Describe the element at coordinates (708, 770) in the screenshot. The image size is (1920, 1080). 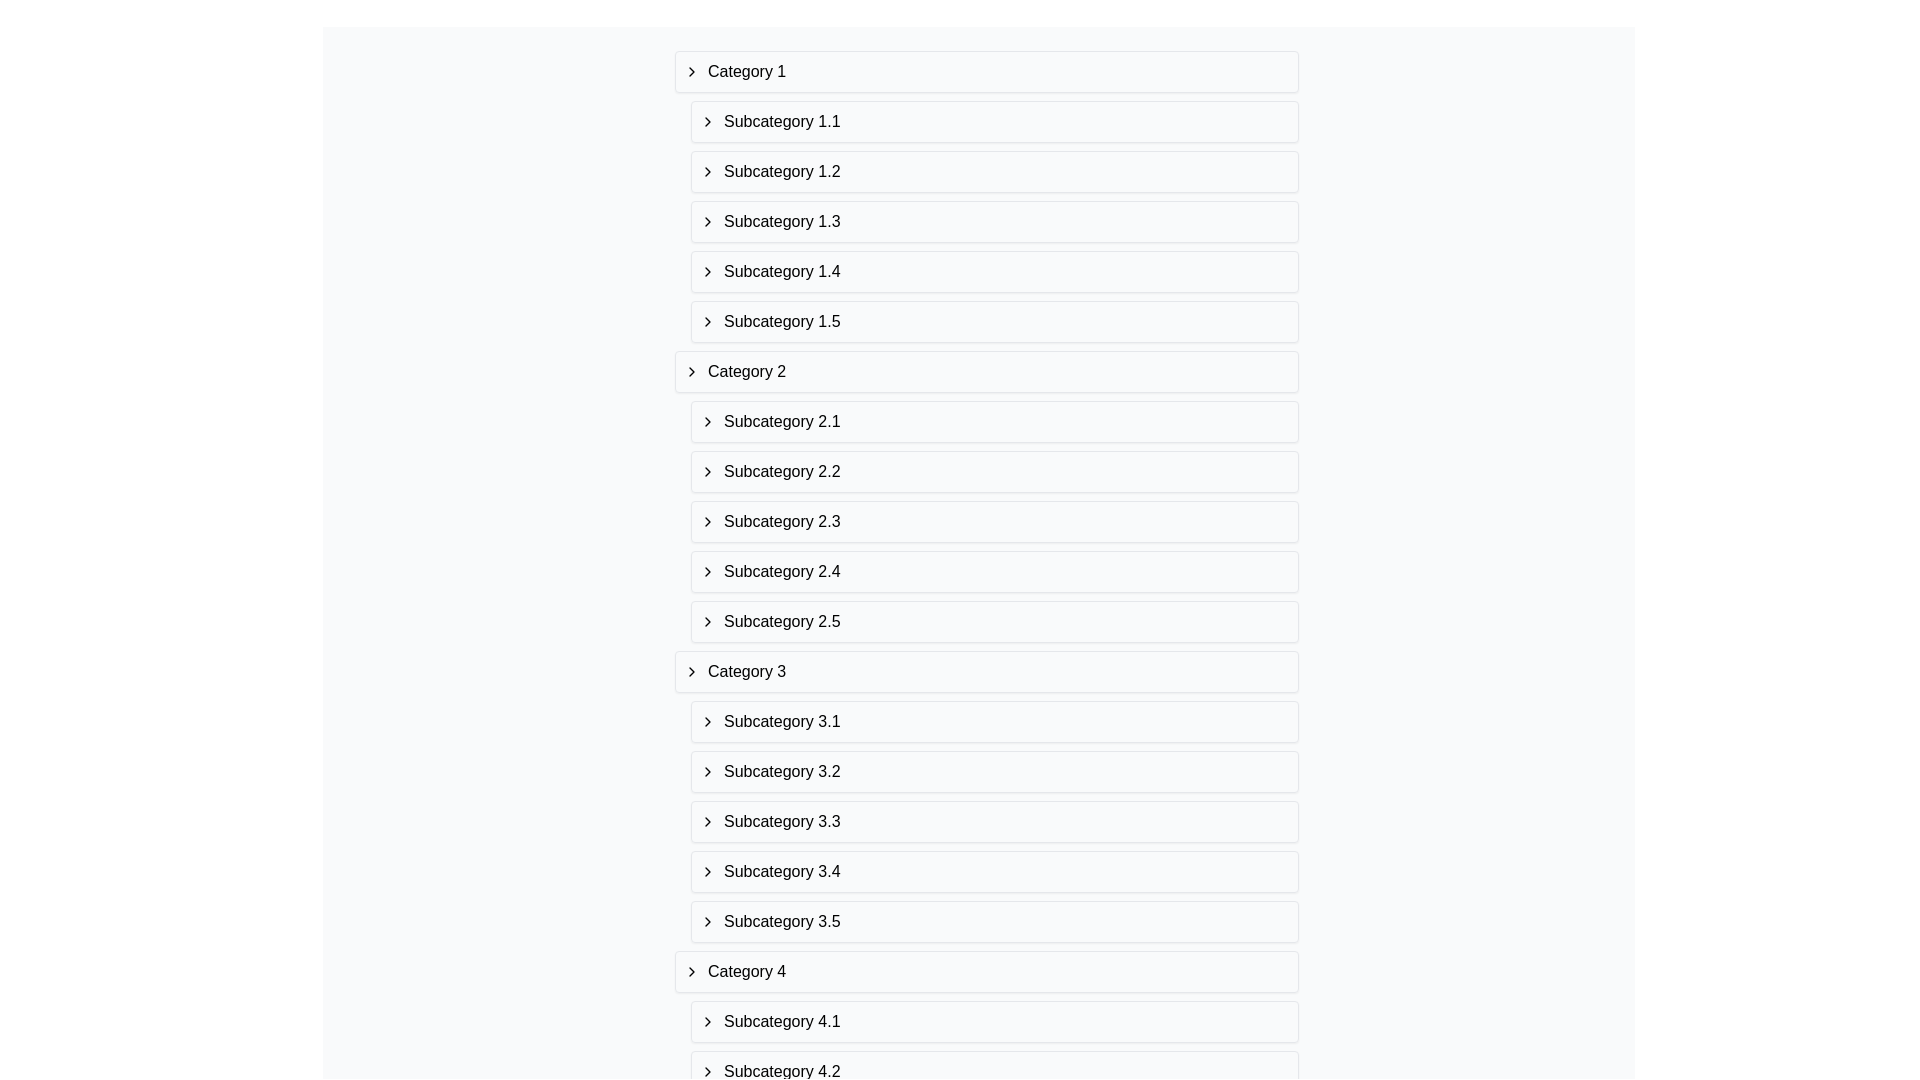
I see `the chevron icon next to the 'Subcategory 3.2' label, which indicates an expandable section` at that location.